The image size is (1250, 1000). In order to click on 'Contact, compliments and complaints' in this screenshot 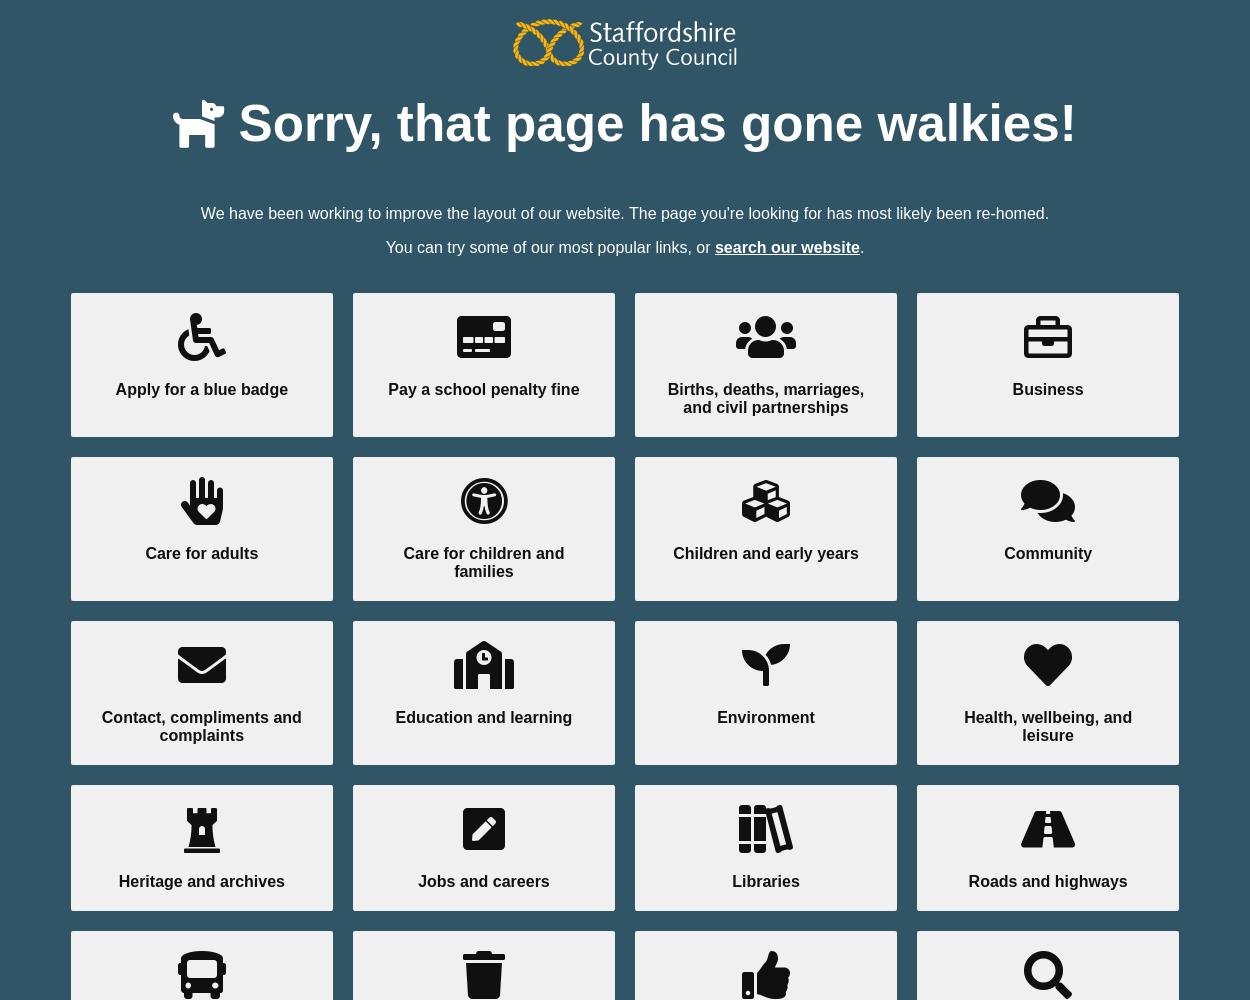, I will do `click(200, 724)`.